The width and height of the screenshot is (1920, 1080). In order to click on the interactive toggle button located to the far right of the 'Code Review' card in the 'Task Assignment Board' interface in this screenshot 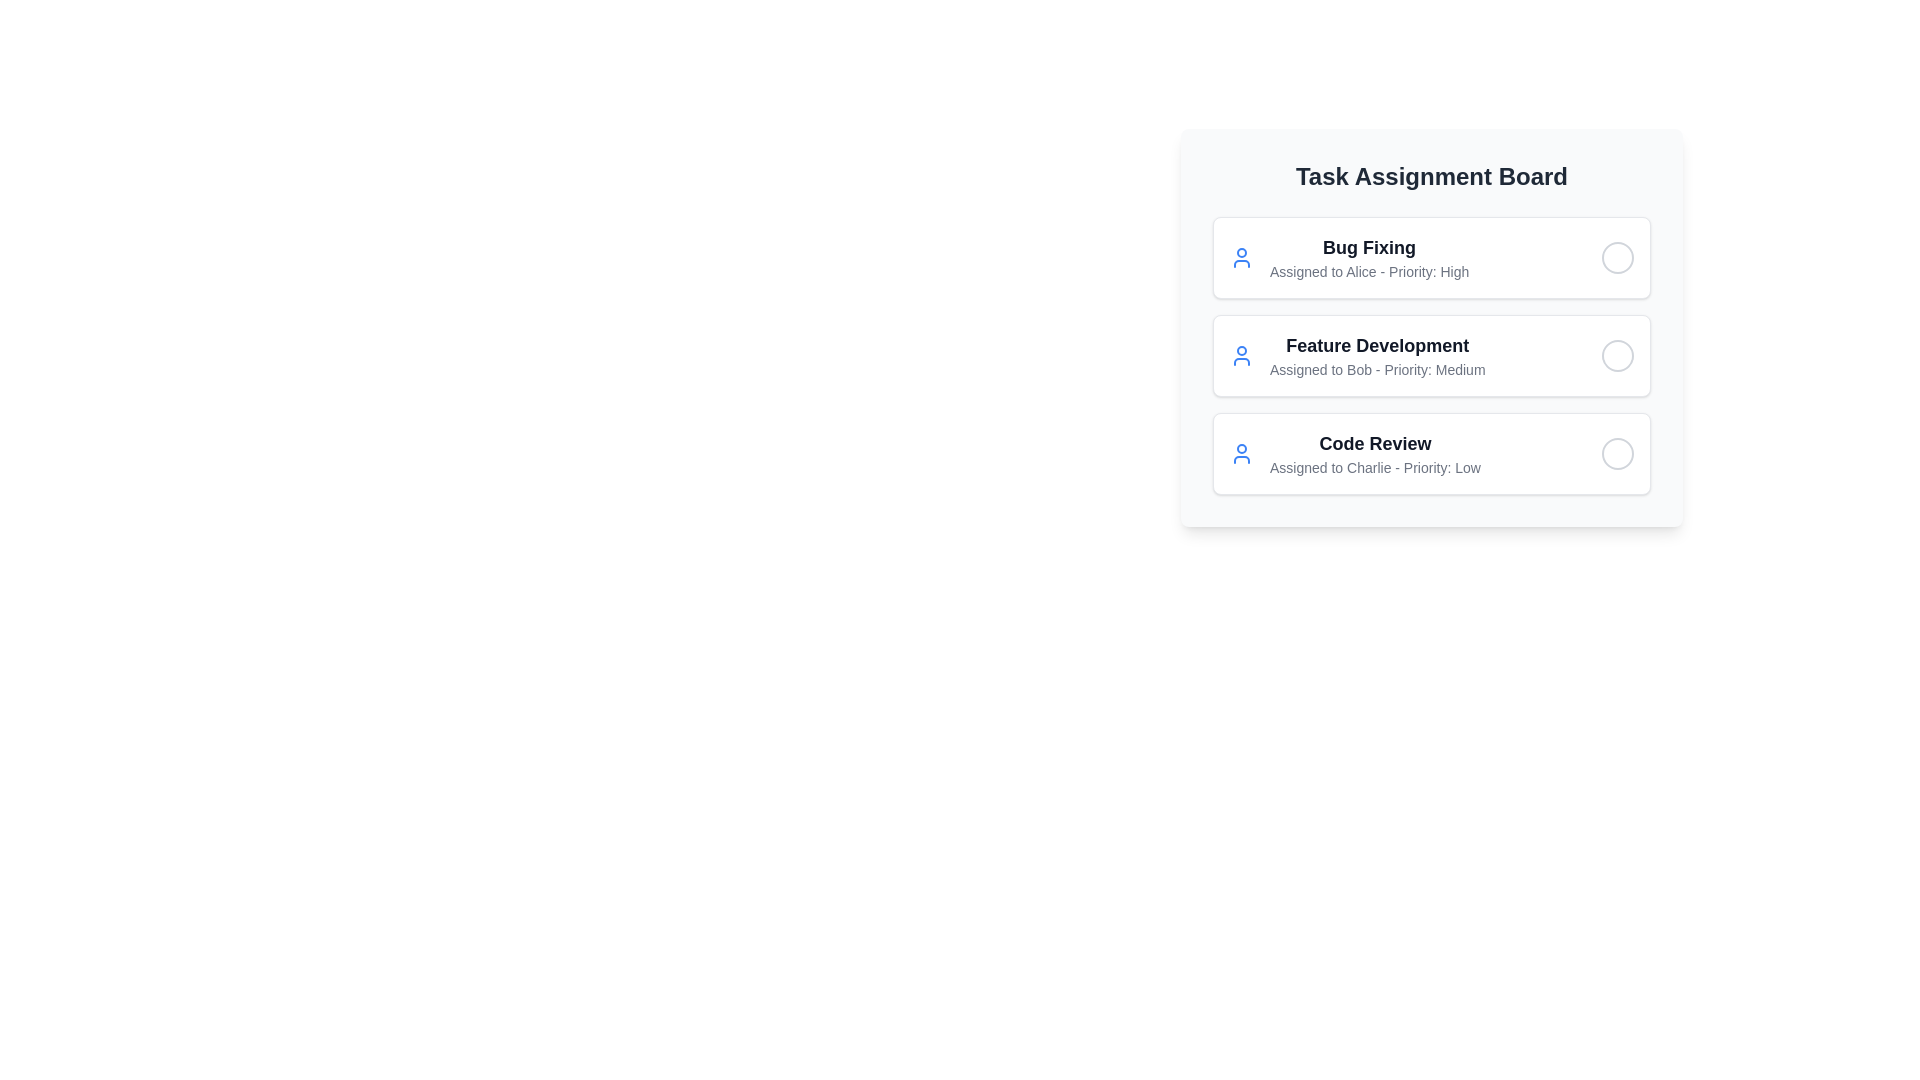, I will do `click(1617, 454)`.